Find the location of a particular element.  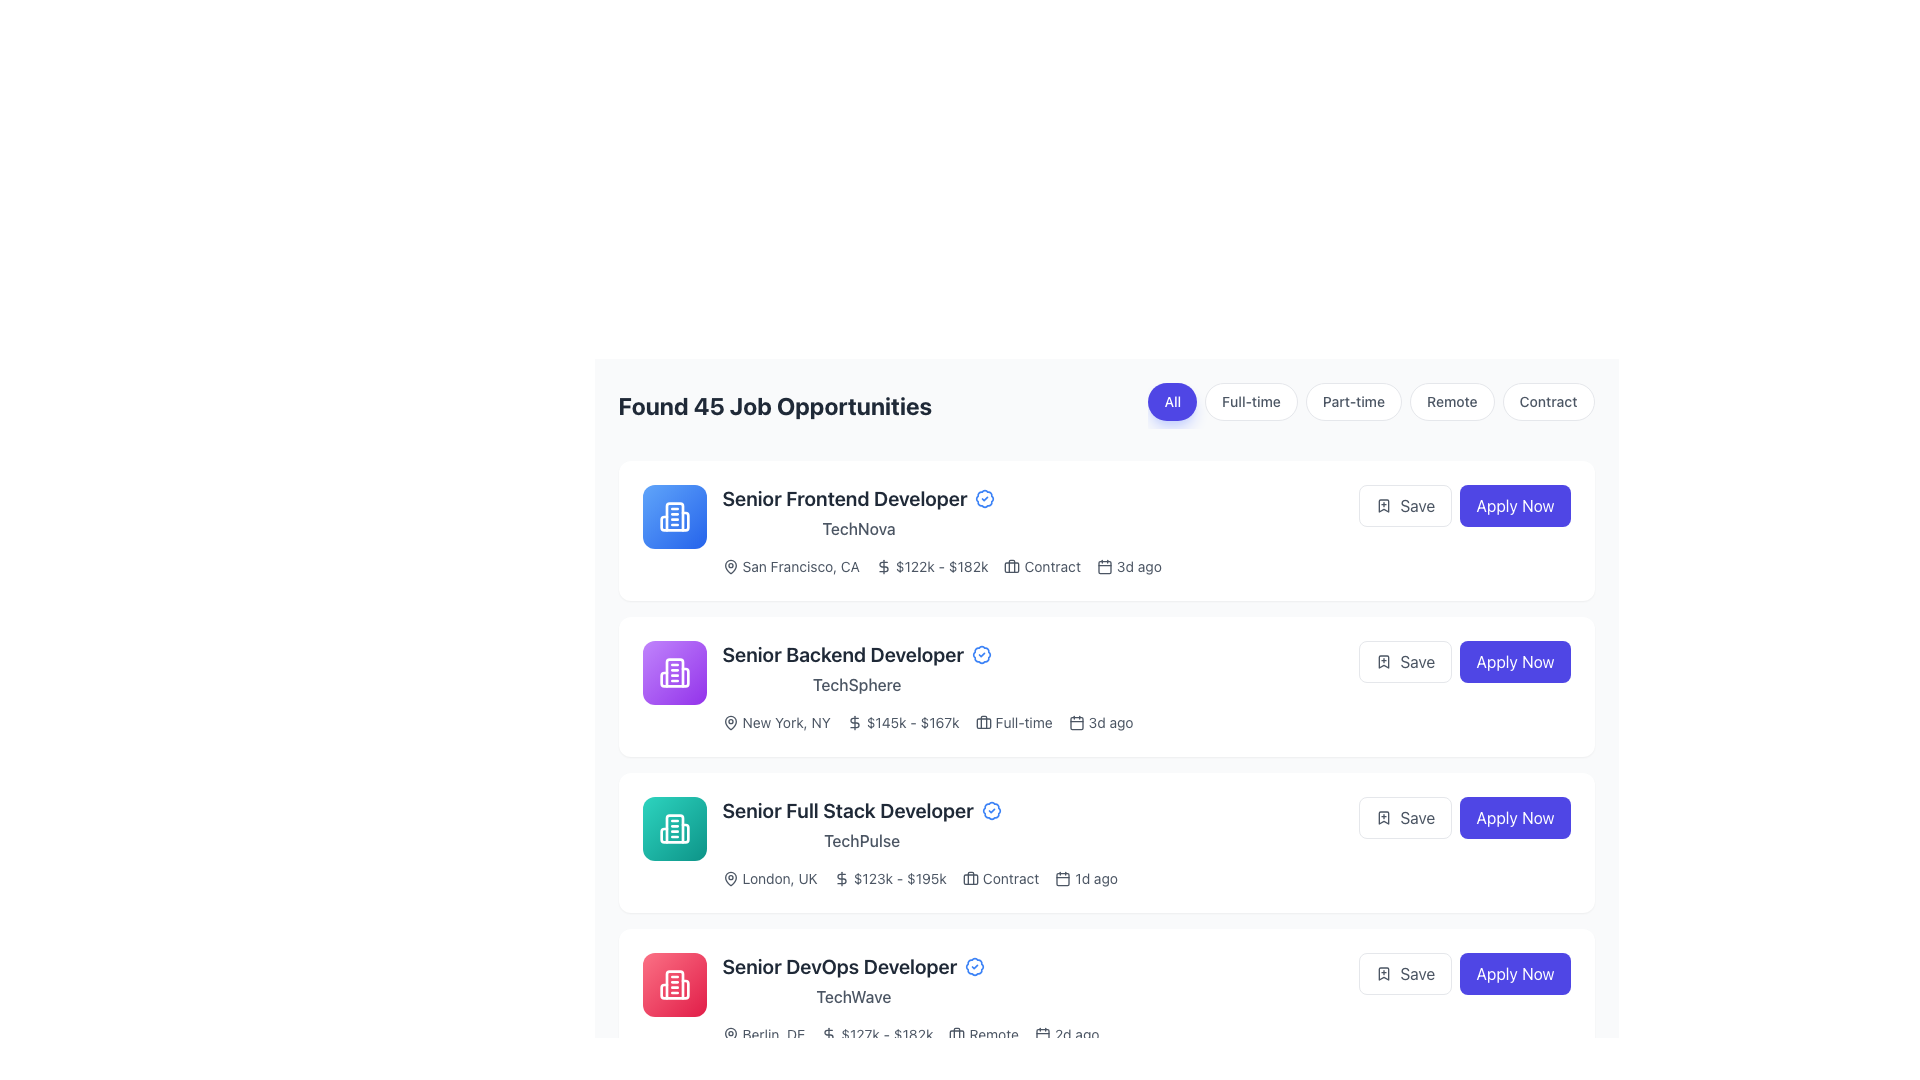

the 'Apply' button located on the right-hand side of the 'Senior Backend Developer' job posting is located at coordinates (1515, 662).